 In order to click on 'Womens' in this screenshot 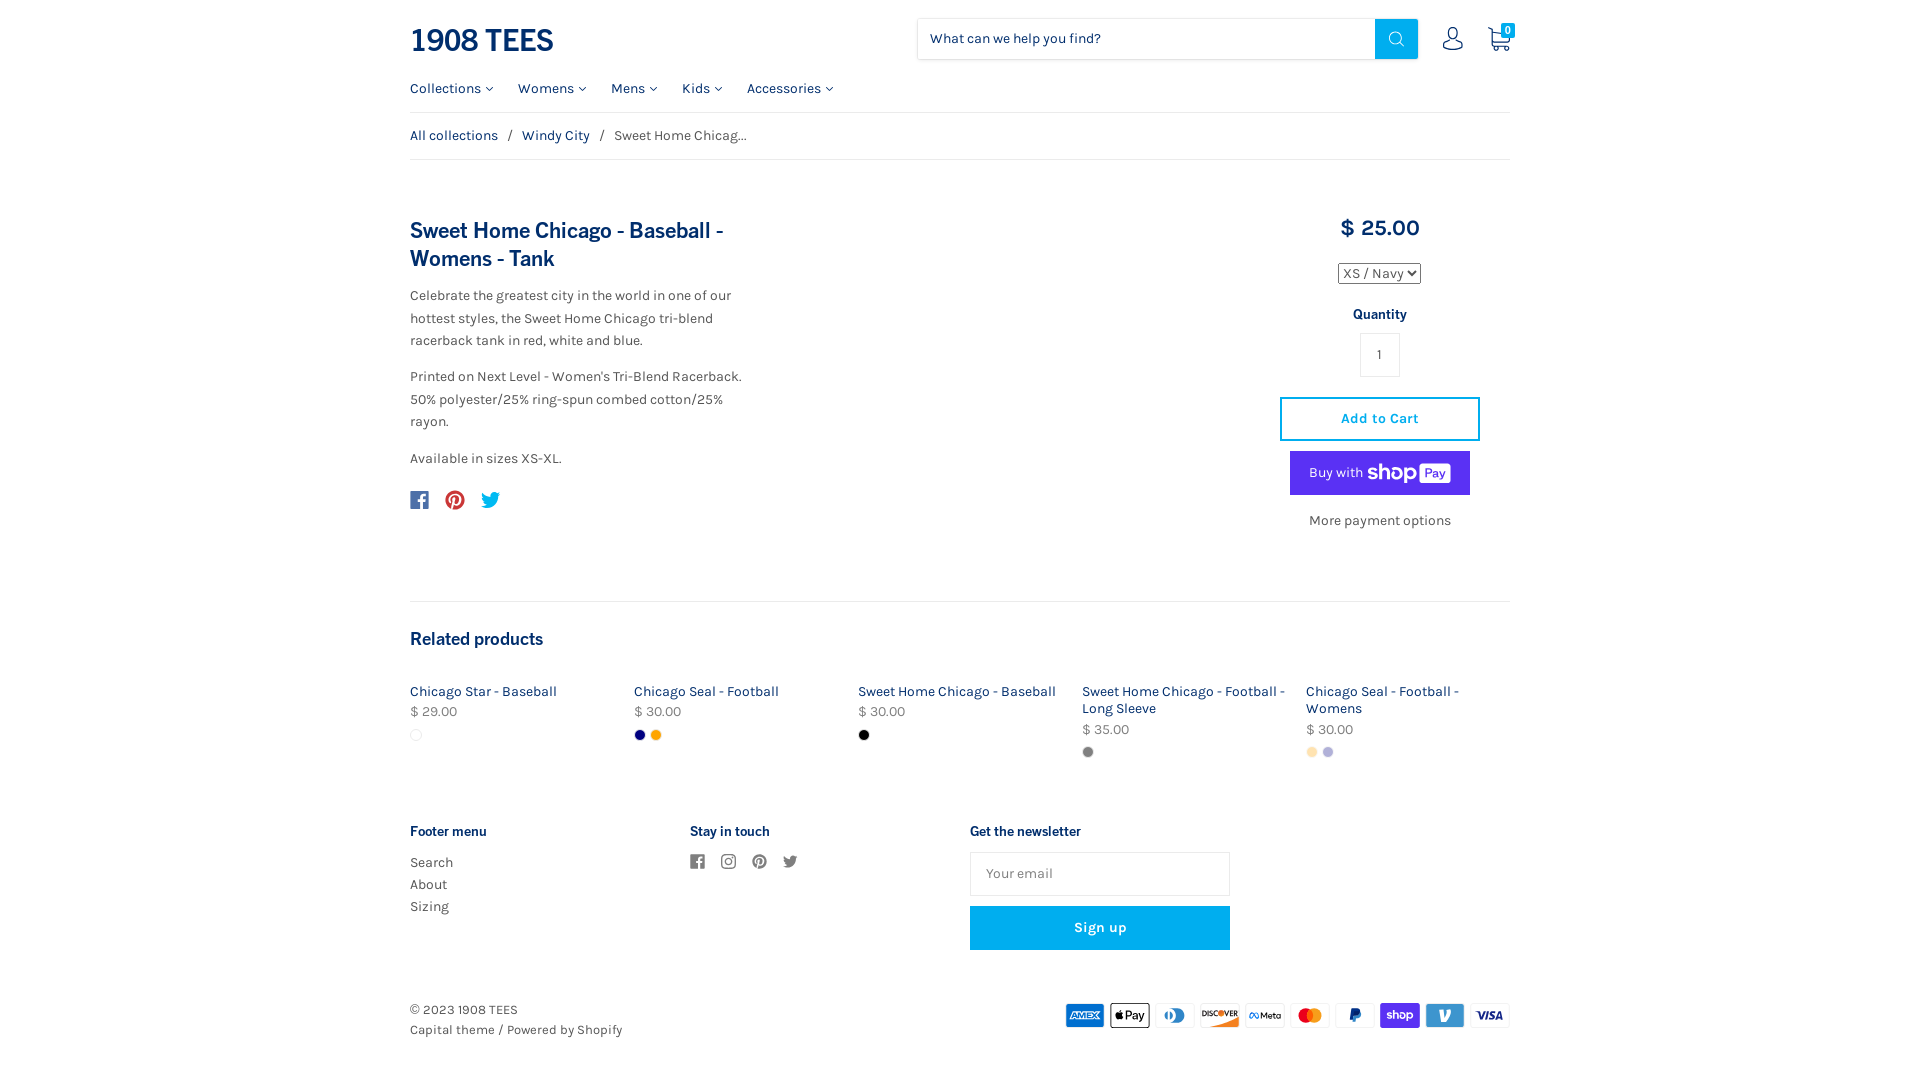, I will do `click(563, 87)`.